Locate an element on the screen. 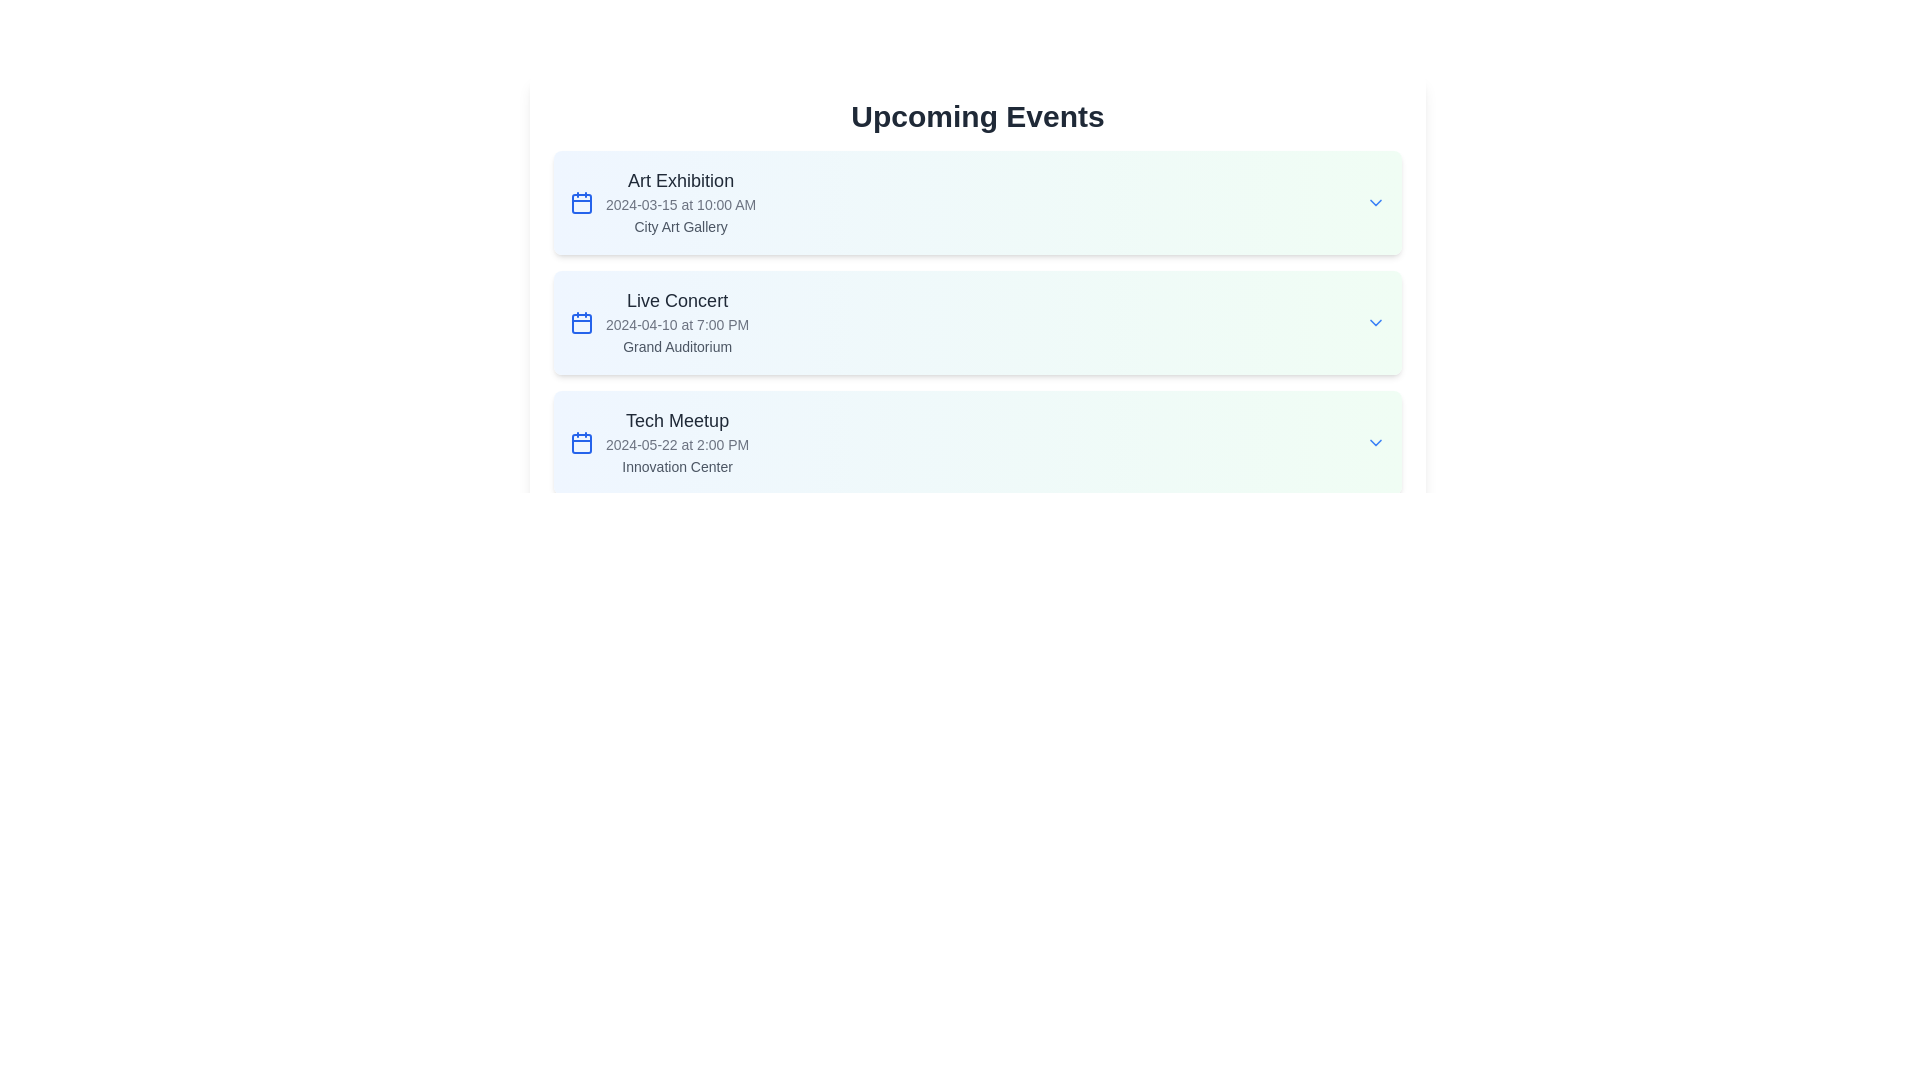 The height and width of the screenshot is (1080, 1920). the static text label displaying 'Grand Auditorium', which is located below the event title 'Live Concert' and the date-time information '2024-04-10 at 7:00 PM' is located at coordinates (677, 346).